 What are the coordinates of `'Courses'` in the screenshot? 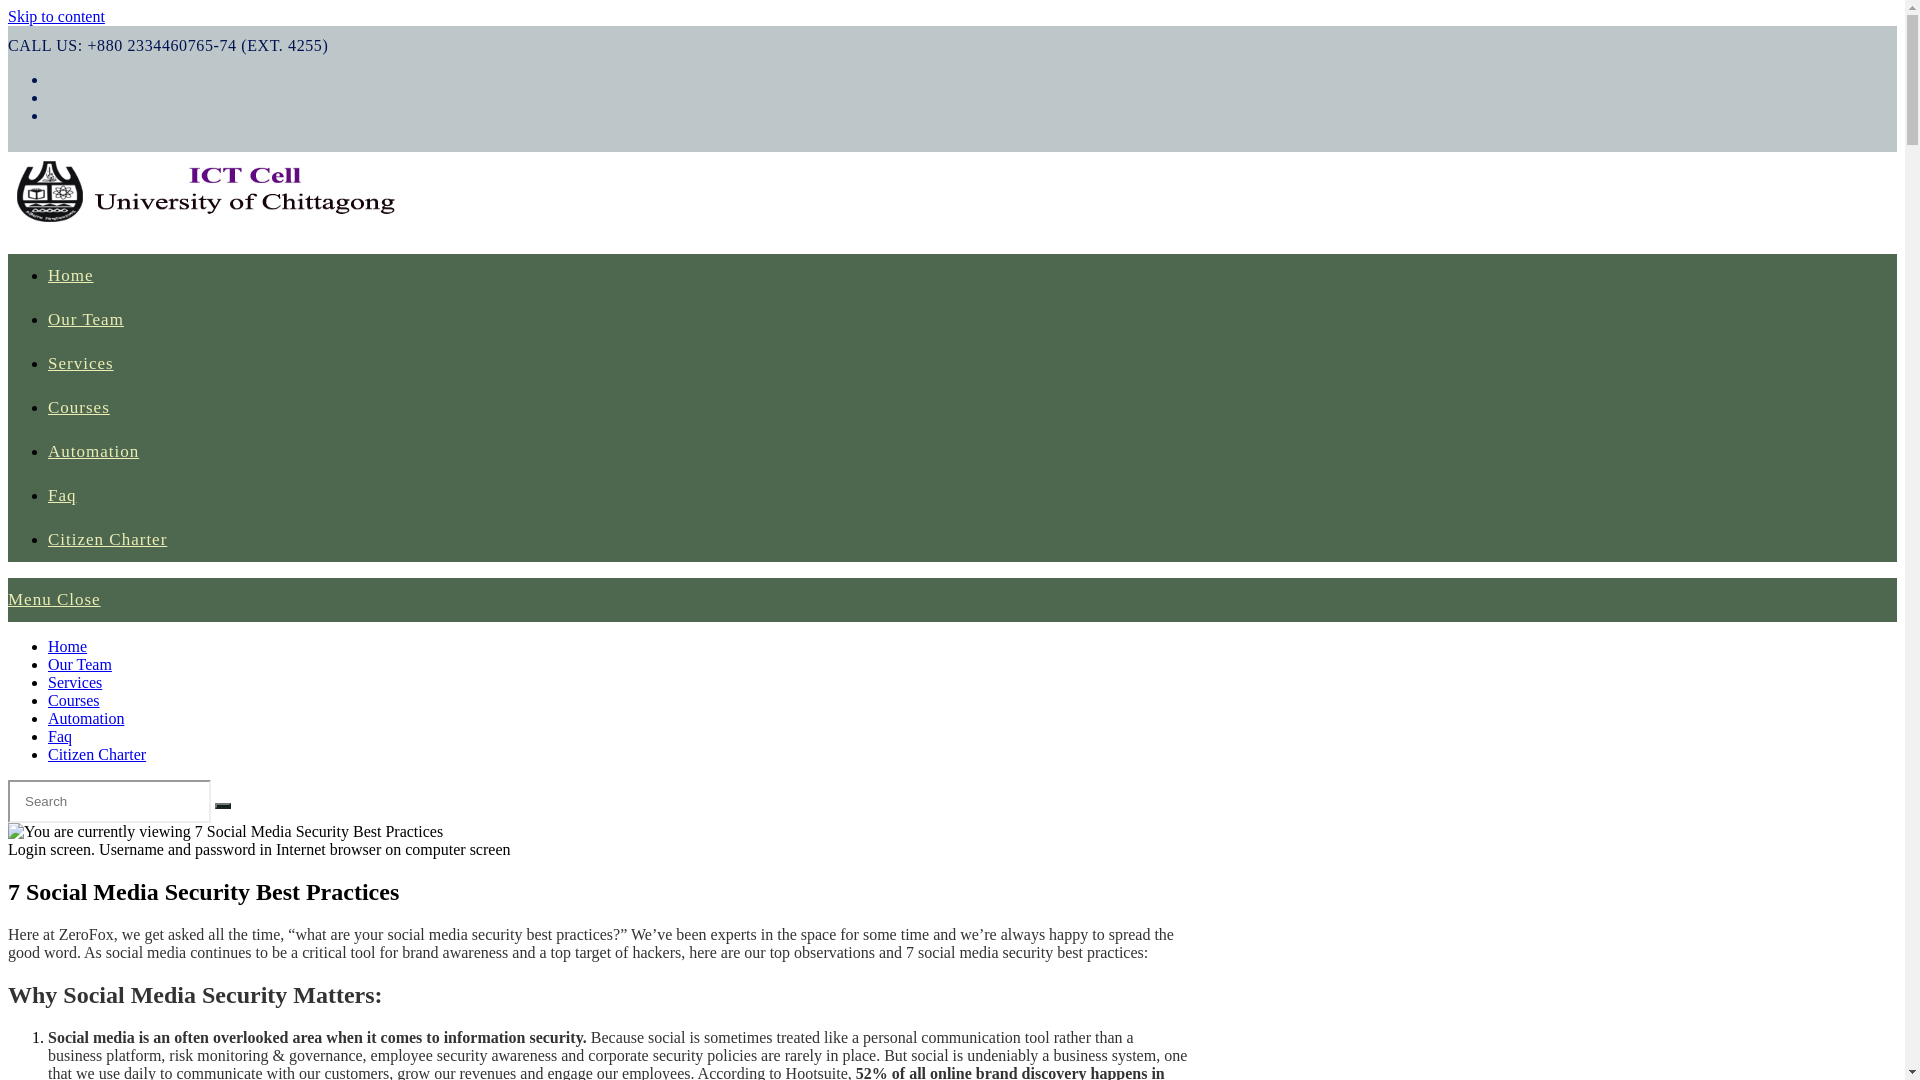 It's located at (73, 699).